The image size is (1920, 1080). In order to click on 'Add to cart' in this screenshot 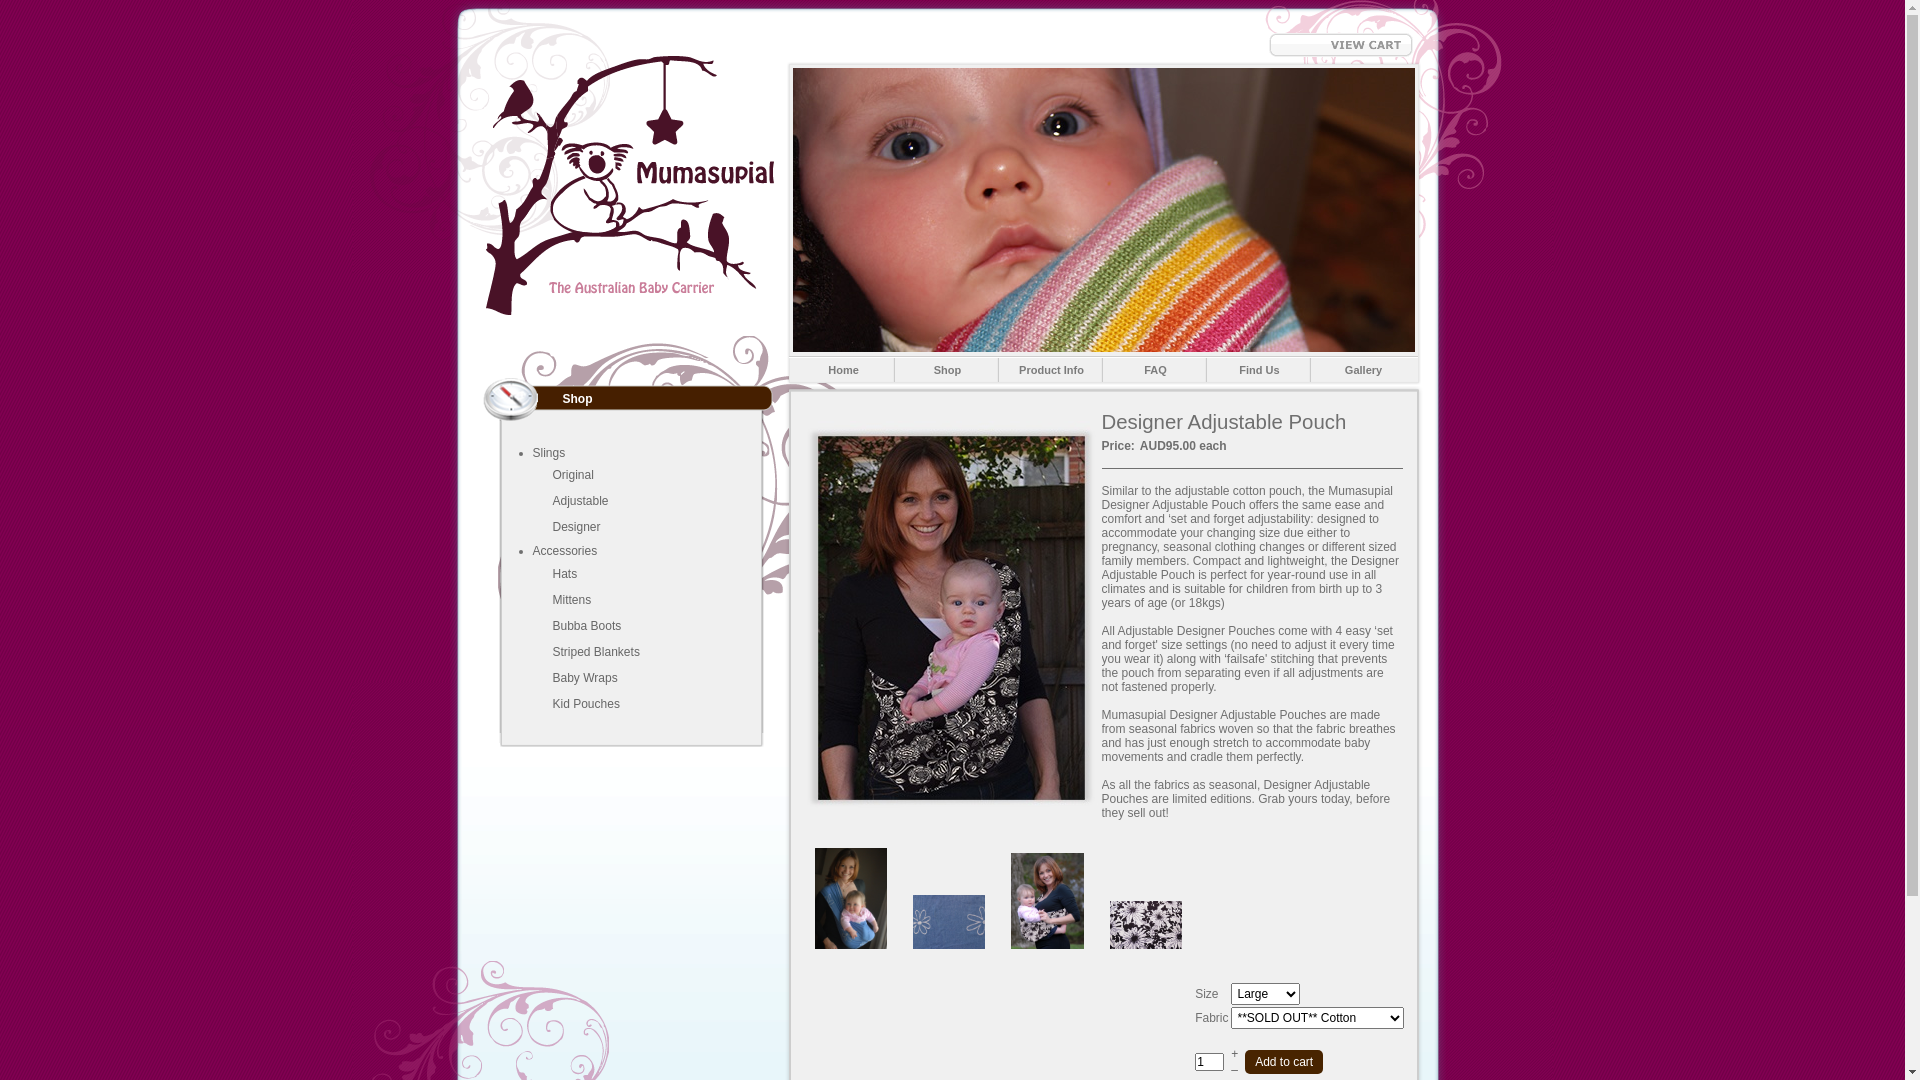, I will do `click(1283, 1060)`.